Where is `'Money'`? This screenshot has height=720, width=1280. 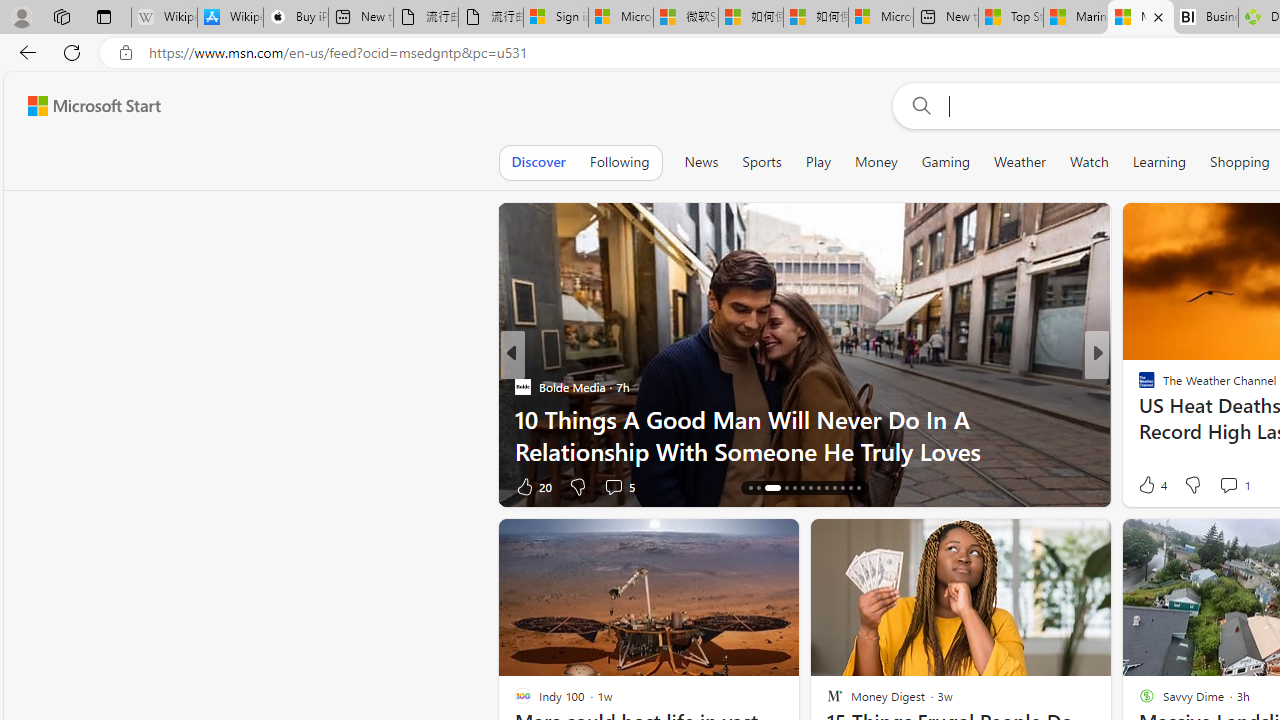 'Money' is located at coordinates (876, 161).